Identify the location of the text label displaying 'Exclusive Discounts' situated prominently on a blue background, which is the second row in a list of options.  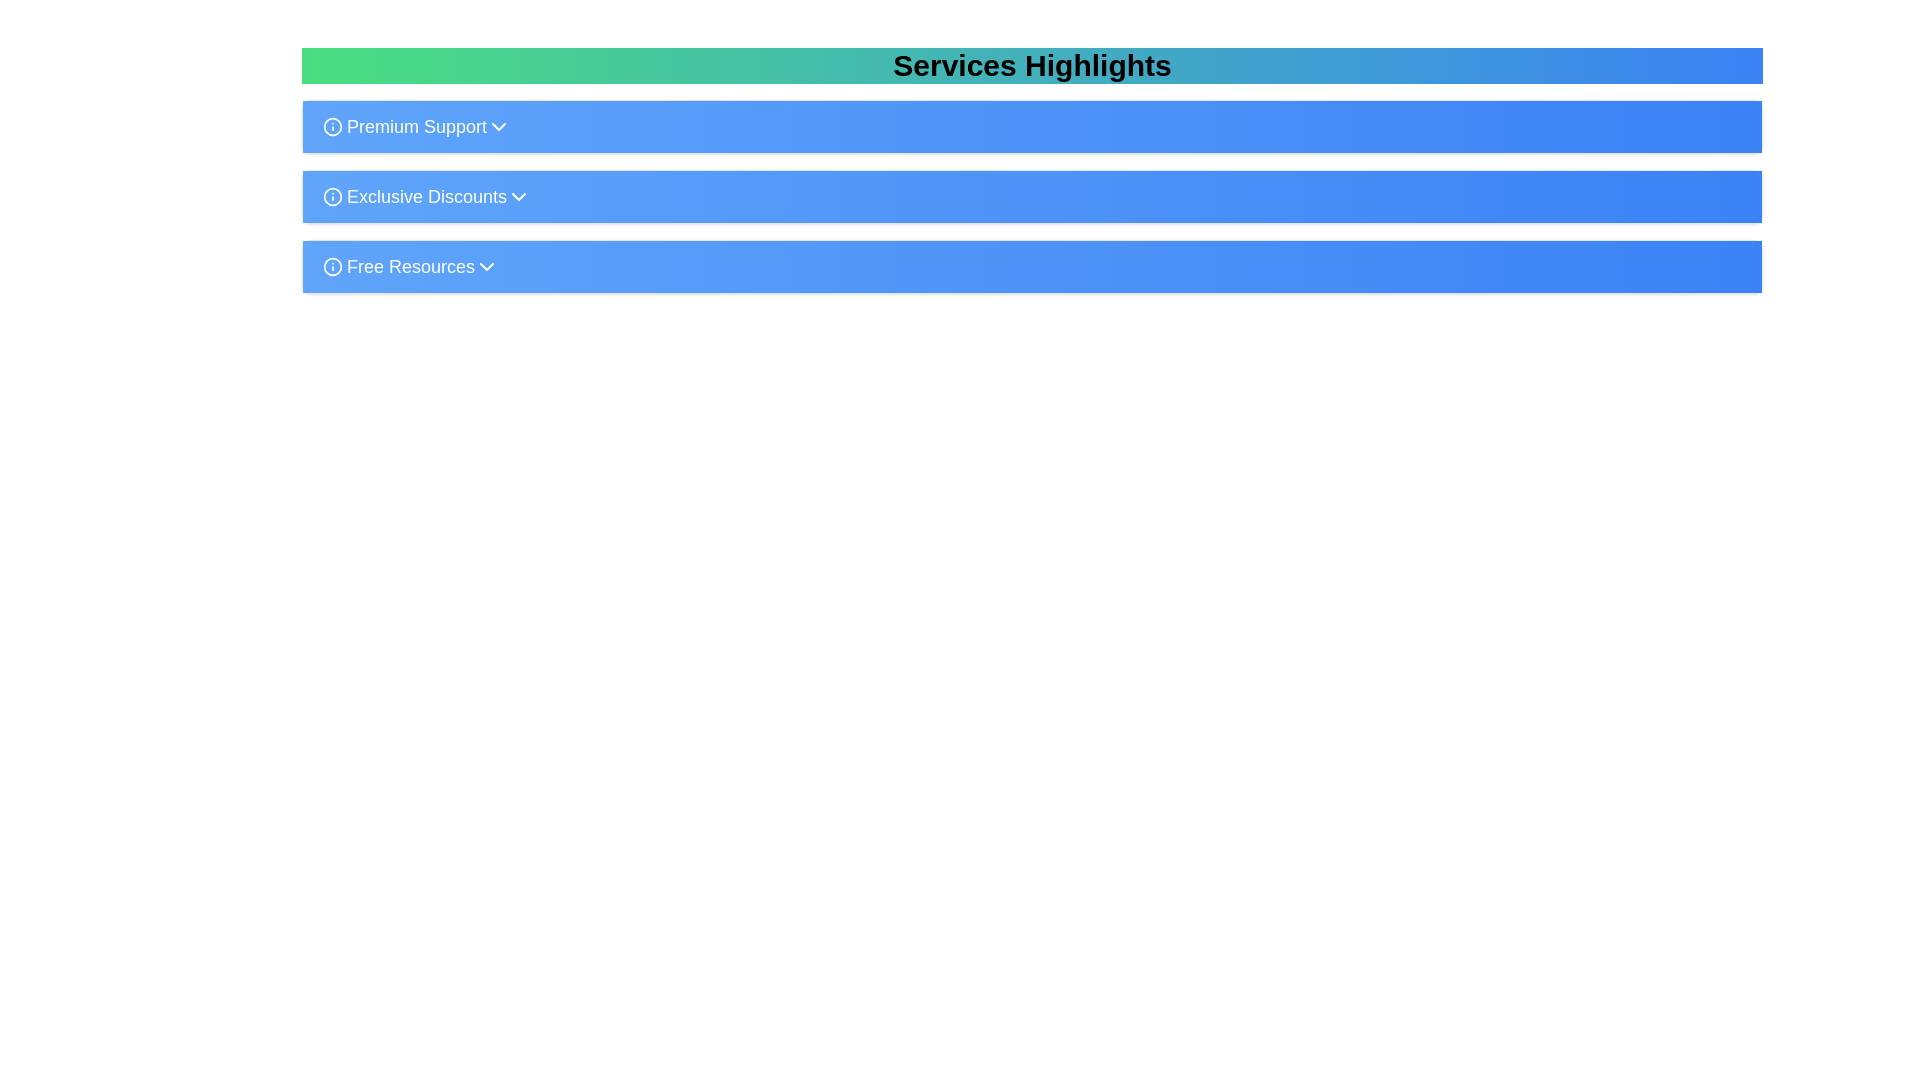
(426, 196).